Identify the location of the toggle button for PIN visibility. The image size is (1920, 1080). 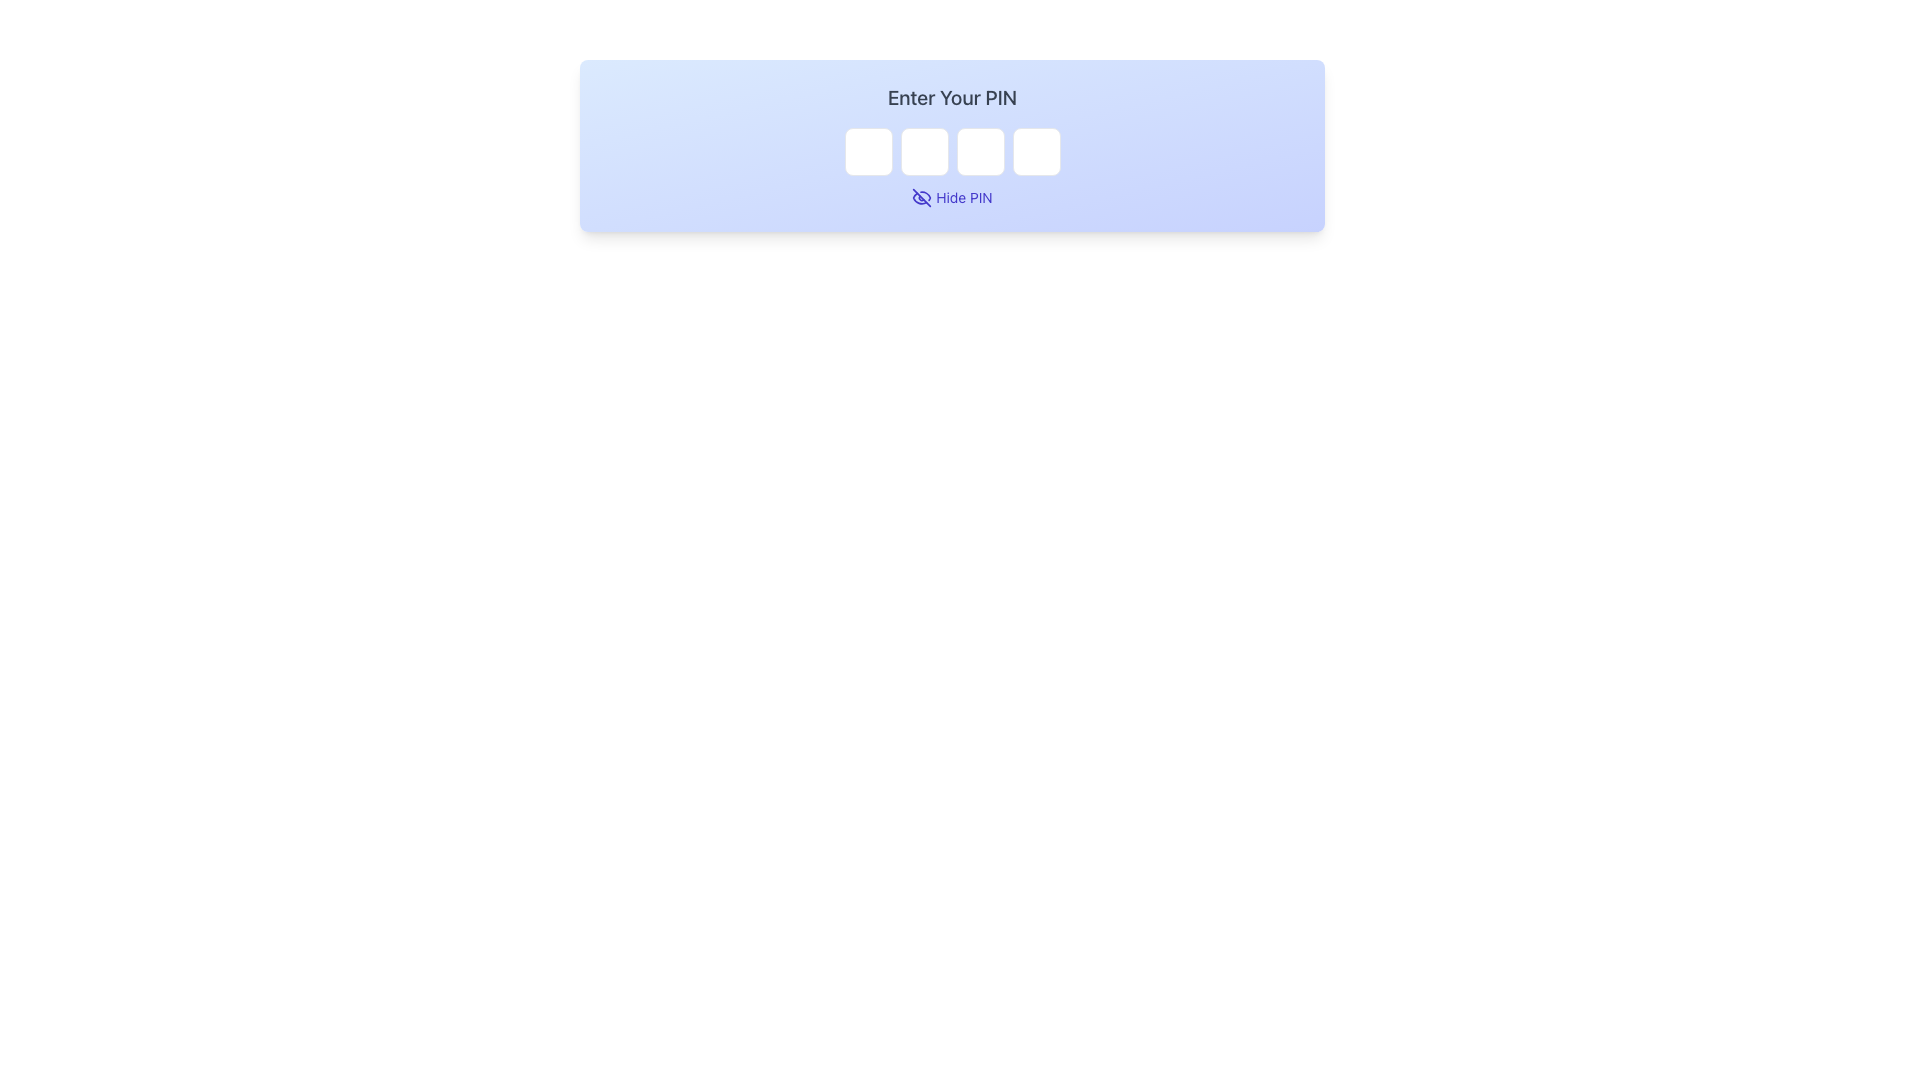
(951, 197).